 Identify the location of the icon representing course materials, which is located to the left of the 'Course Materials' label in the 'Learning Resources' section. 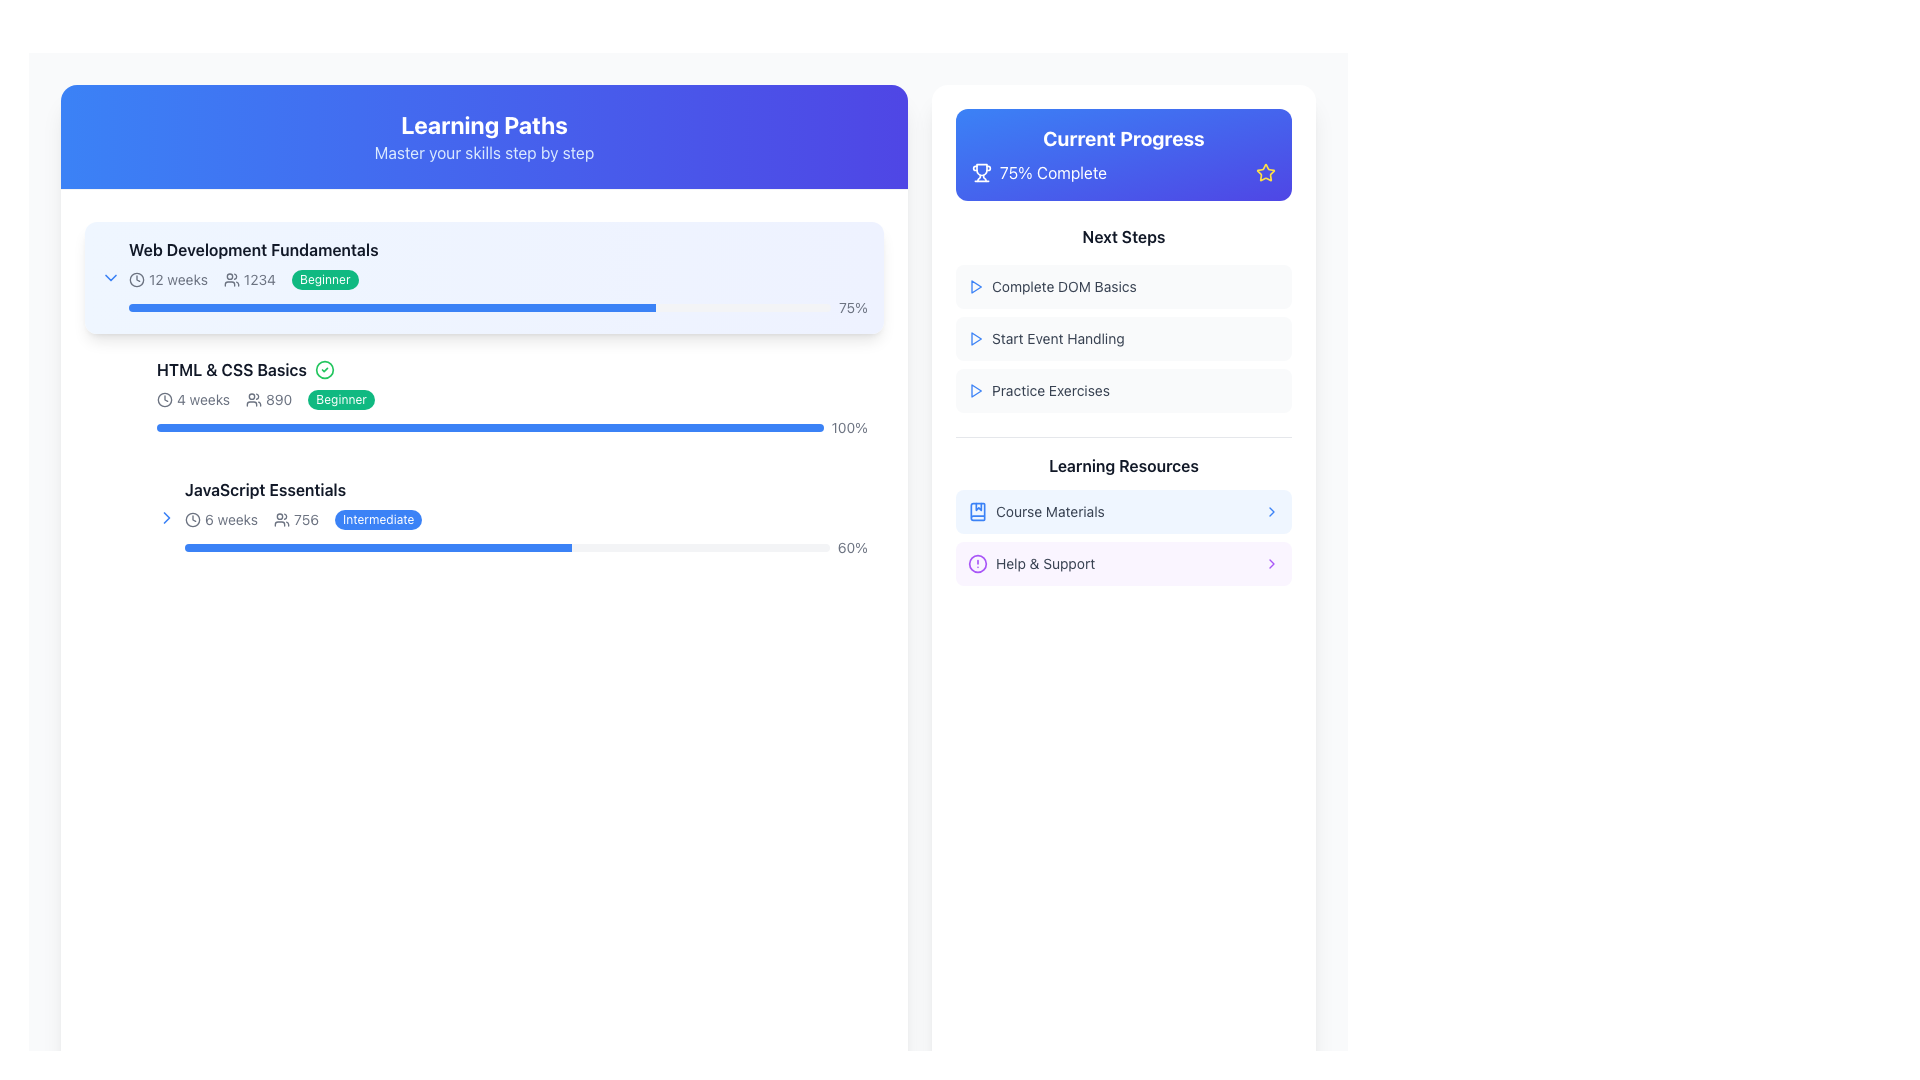
(978, 511).